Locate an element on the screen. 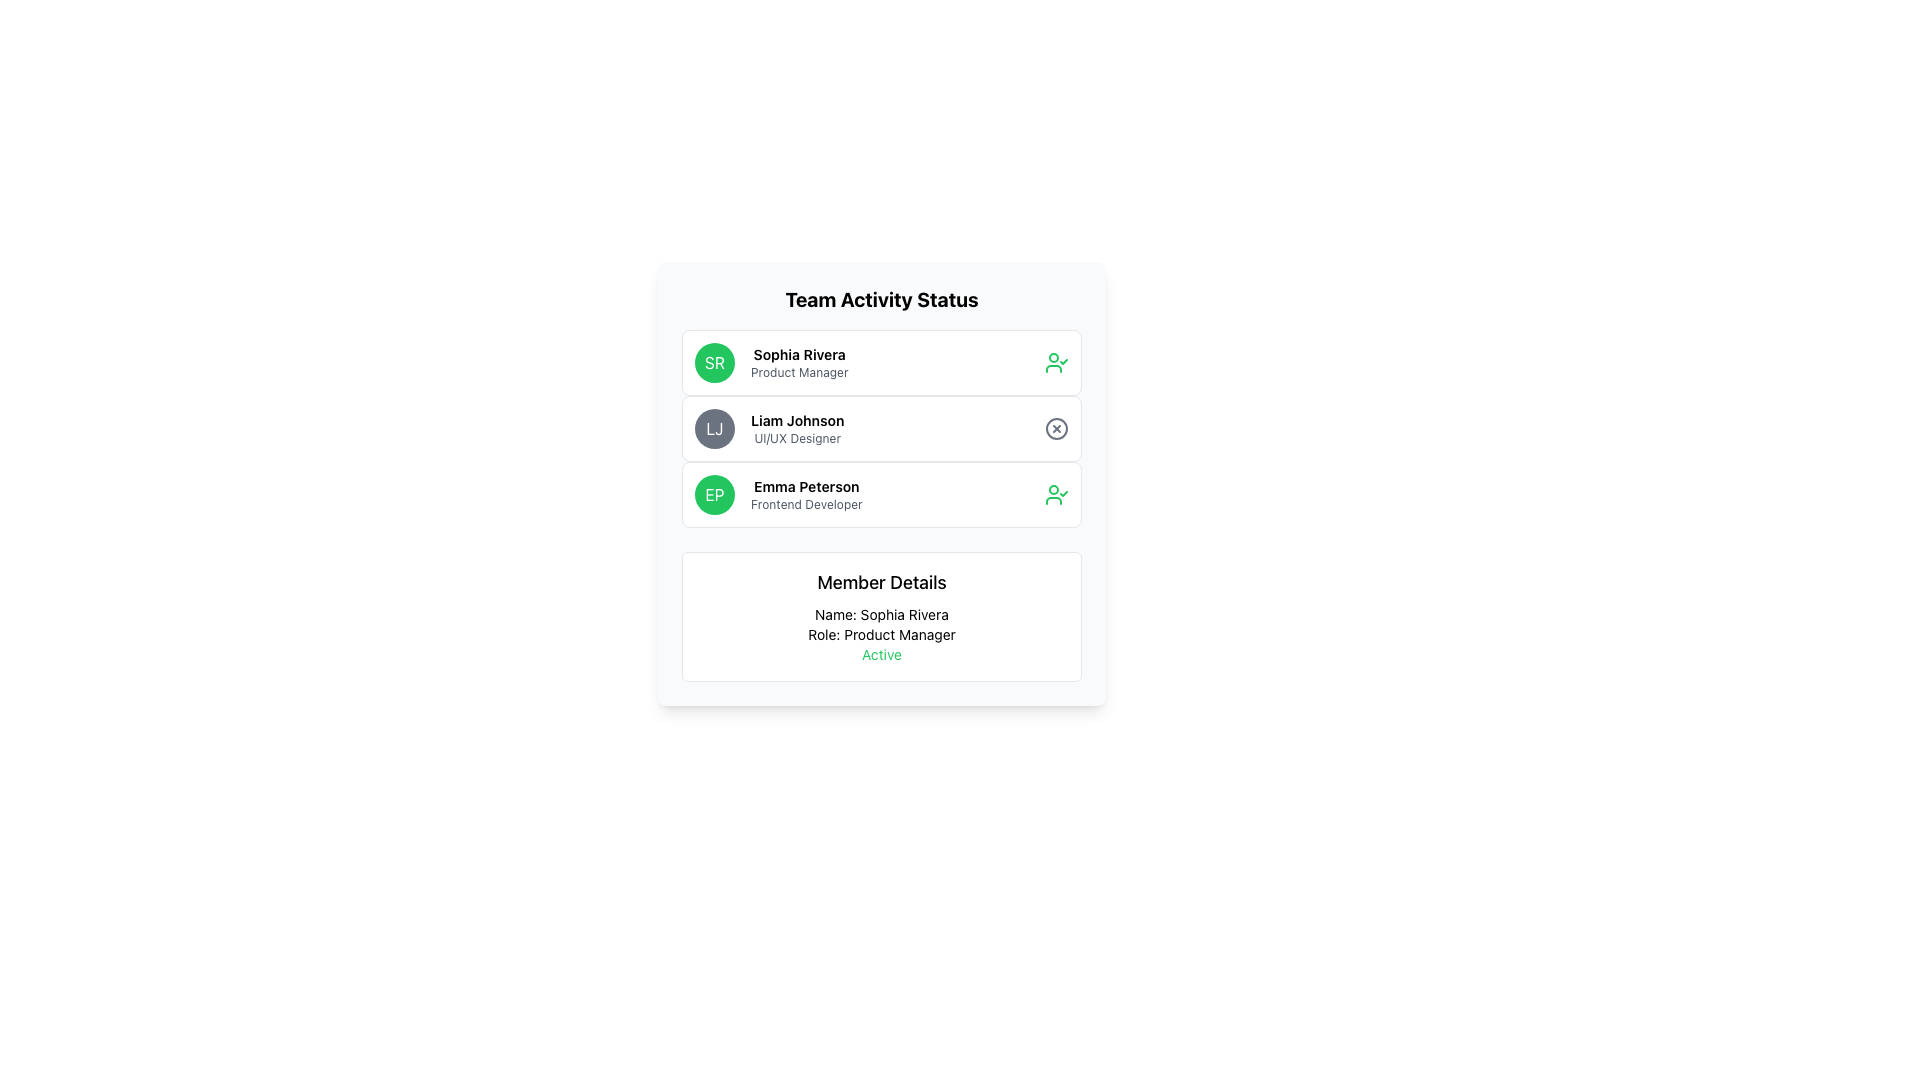 This screenshot has width=1920, height=1080. the text label displaying the professional role or title of the user 'Emma Peterson', located below the user's name within the 'Team Activity Status' panel is located at coordinates (806, 504).